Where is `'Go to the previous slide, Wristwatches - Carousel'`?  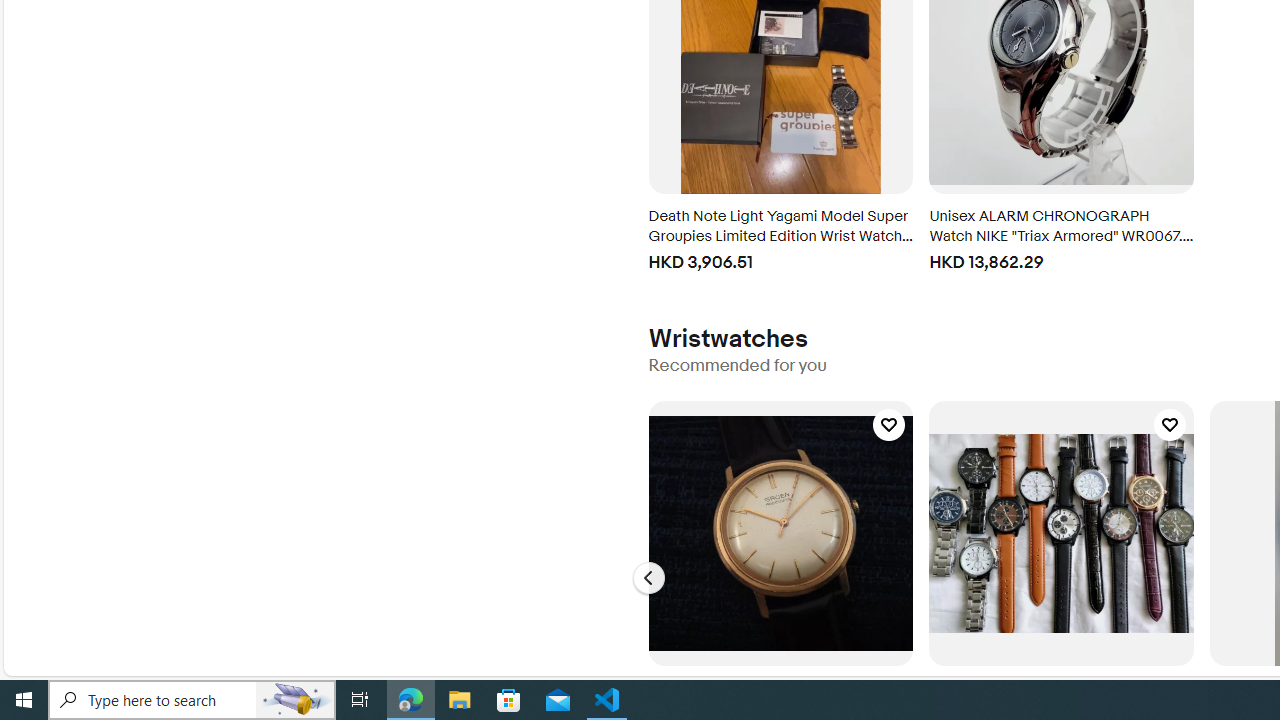 'Go to the previous slide, Wristwatches - Carousel' is located at coordinates (648, 578).